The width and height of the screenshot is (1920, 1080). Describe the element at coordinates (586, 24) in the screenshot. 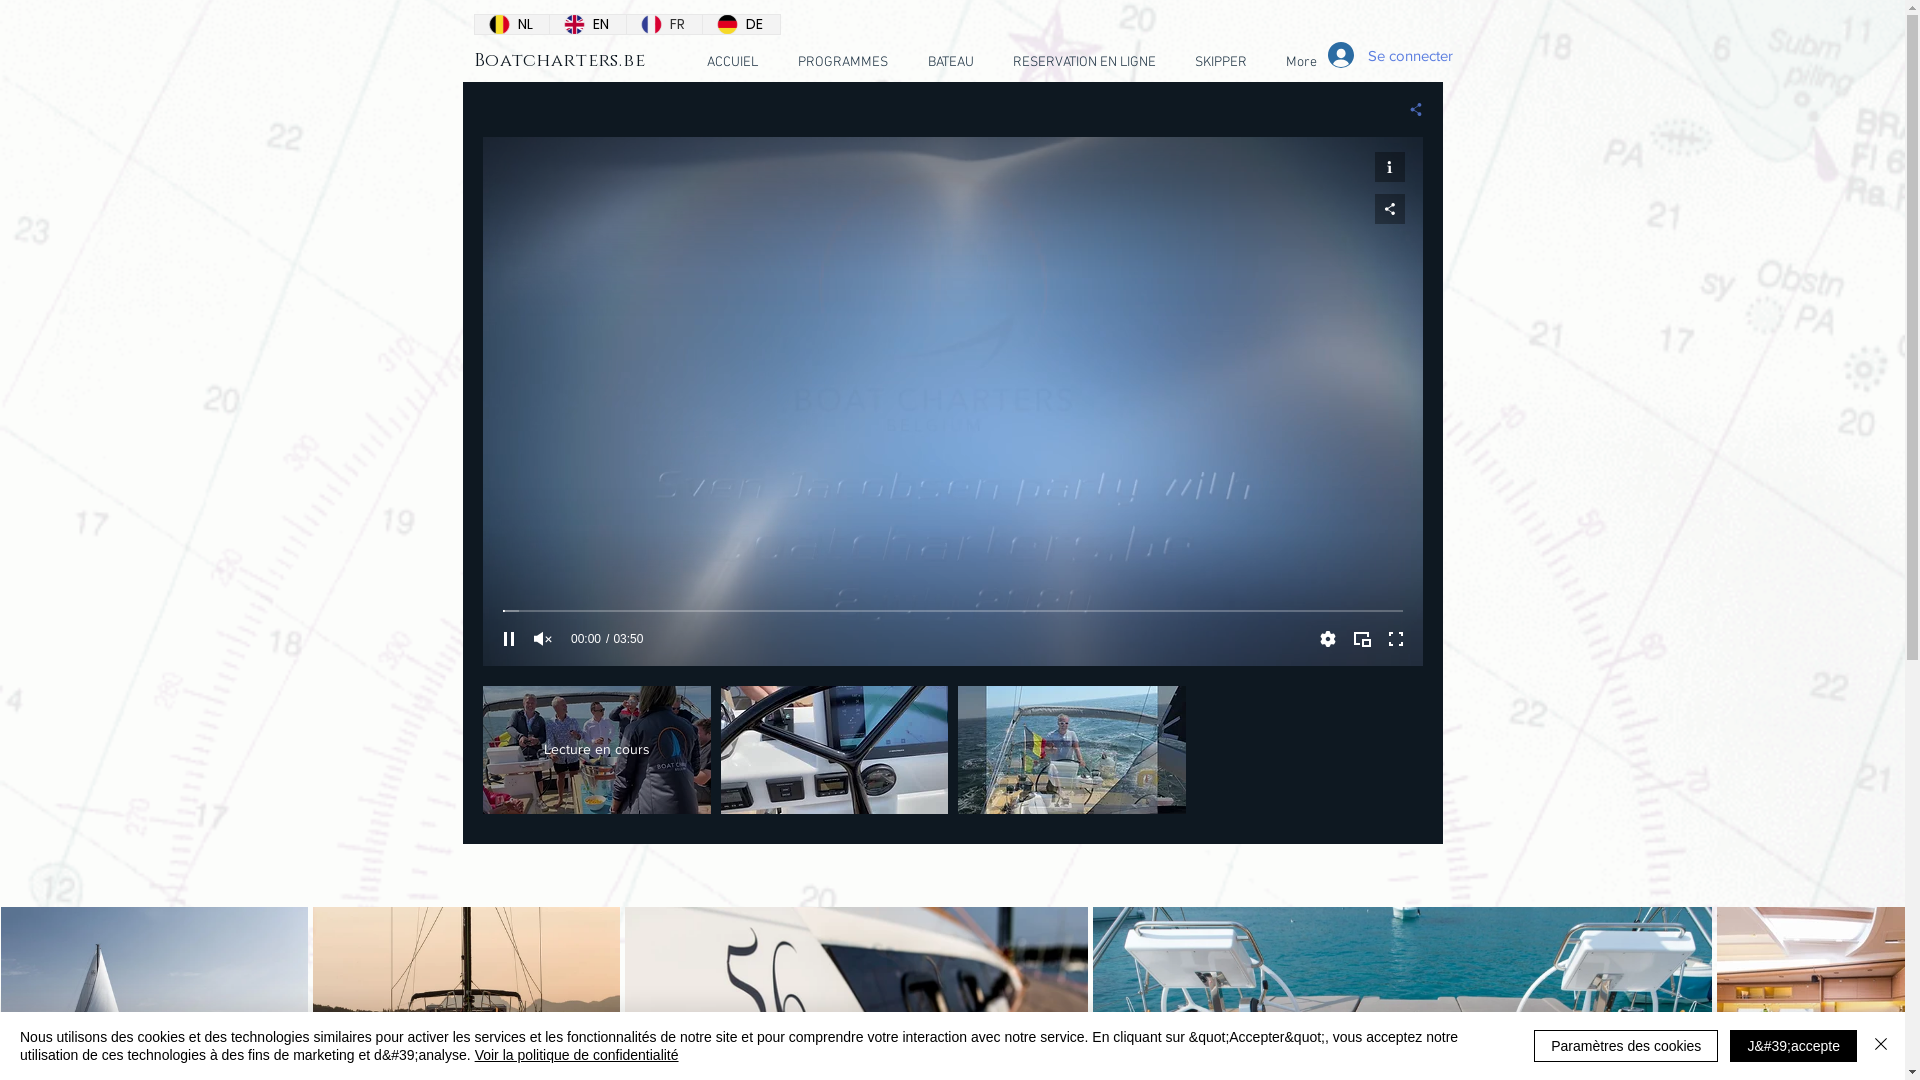

I see `'EN'` at that location.